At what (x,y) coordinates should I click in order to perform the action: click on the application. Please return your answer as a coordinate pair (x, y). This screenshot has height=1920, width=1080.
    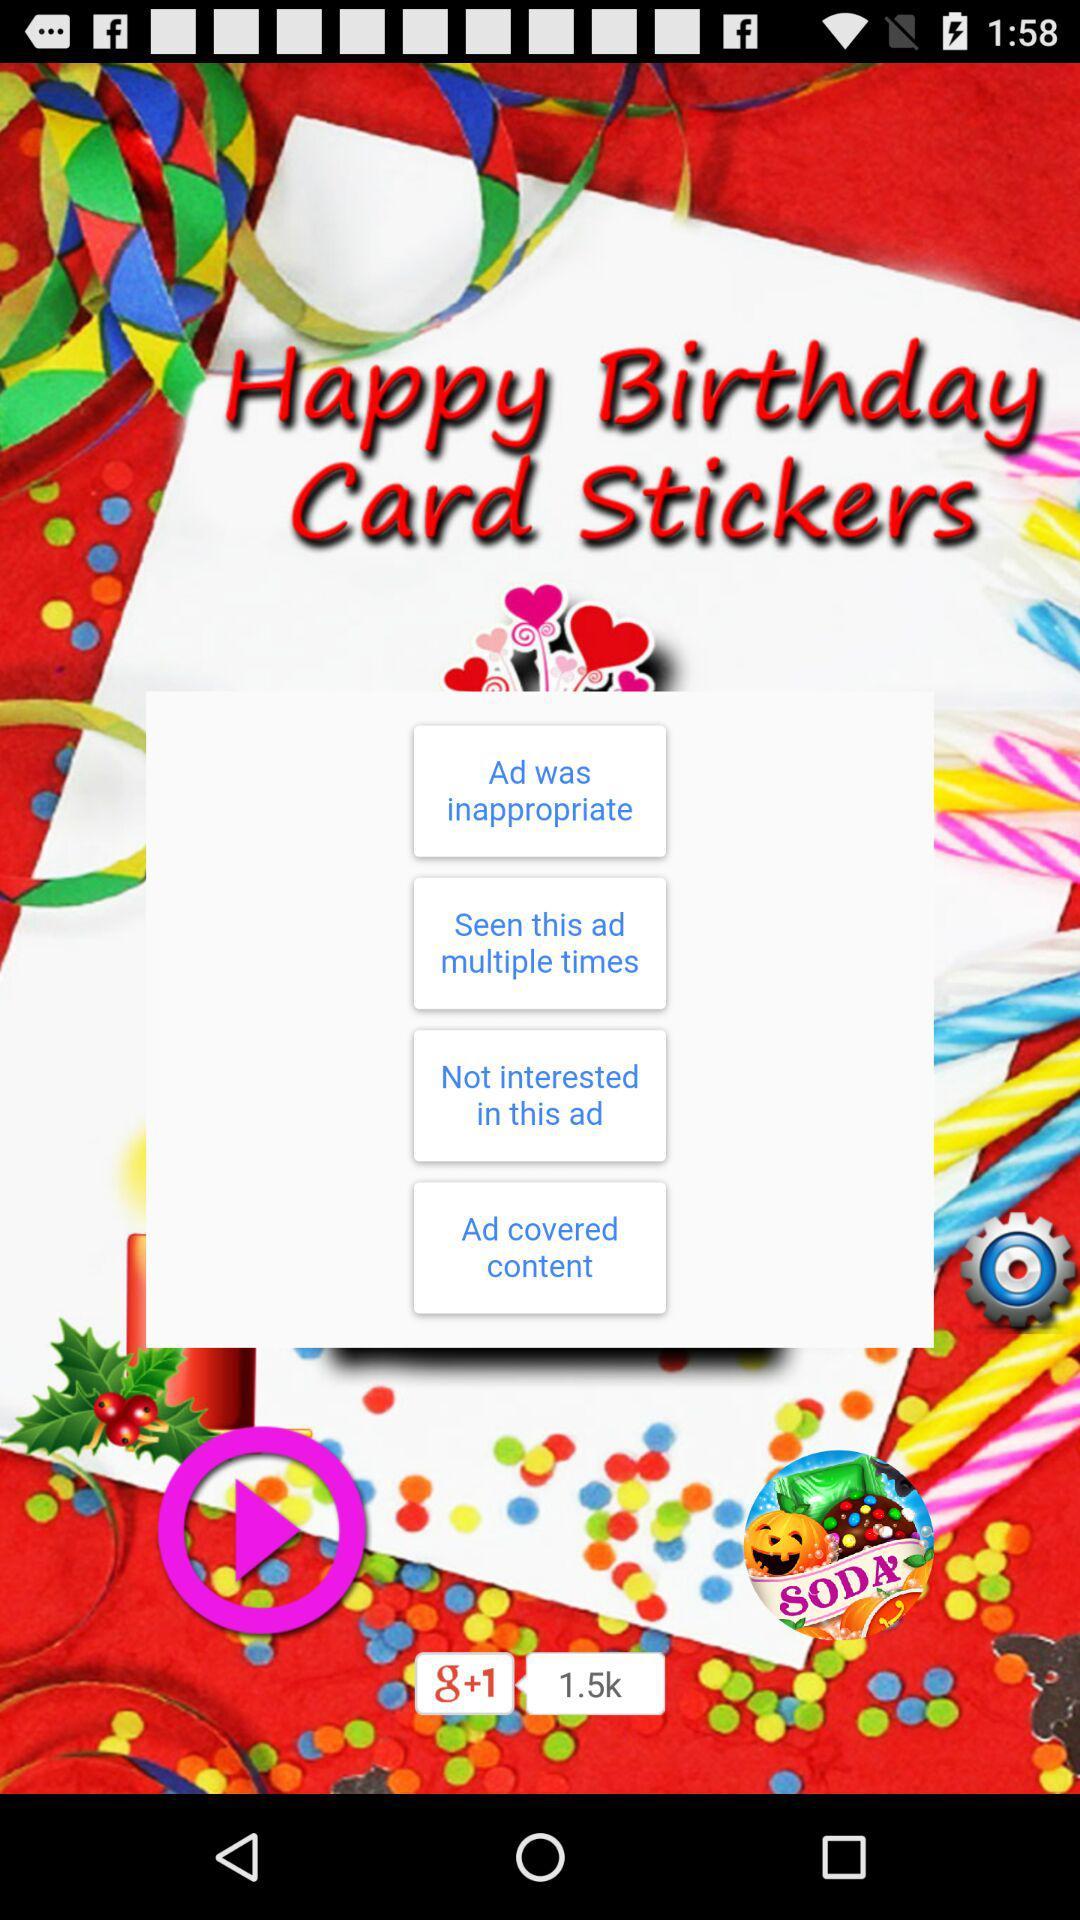
    Looking at the image, I should click on (260, 1530).